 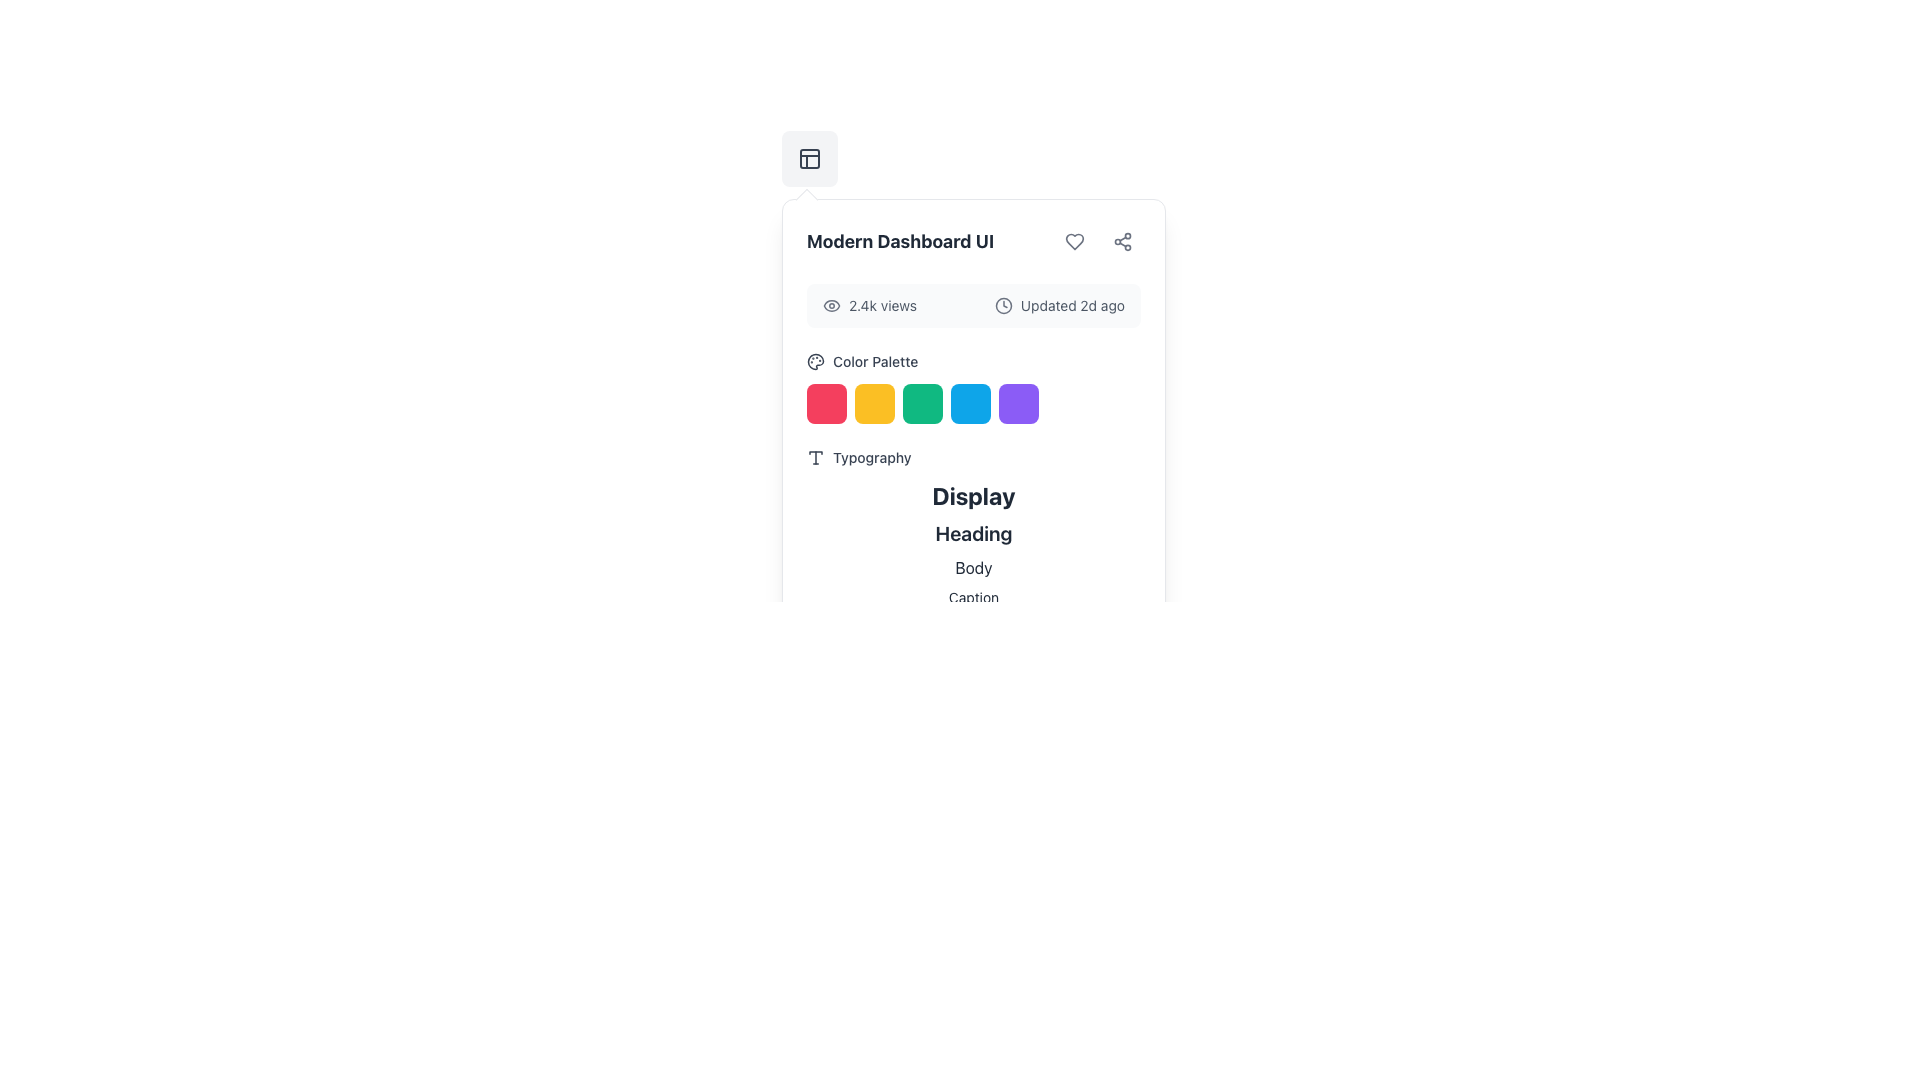 I want to click on the Color palette display, so click(x=974, y=388).